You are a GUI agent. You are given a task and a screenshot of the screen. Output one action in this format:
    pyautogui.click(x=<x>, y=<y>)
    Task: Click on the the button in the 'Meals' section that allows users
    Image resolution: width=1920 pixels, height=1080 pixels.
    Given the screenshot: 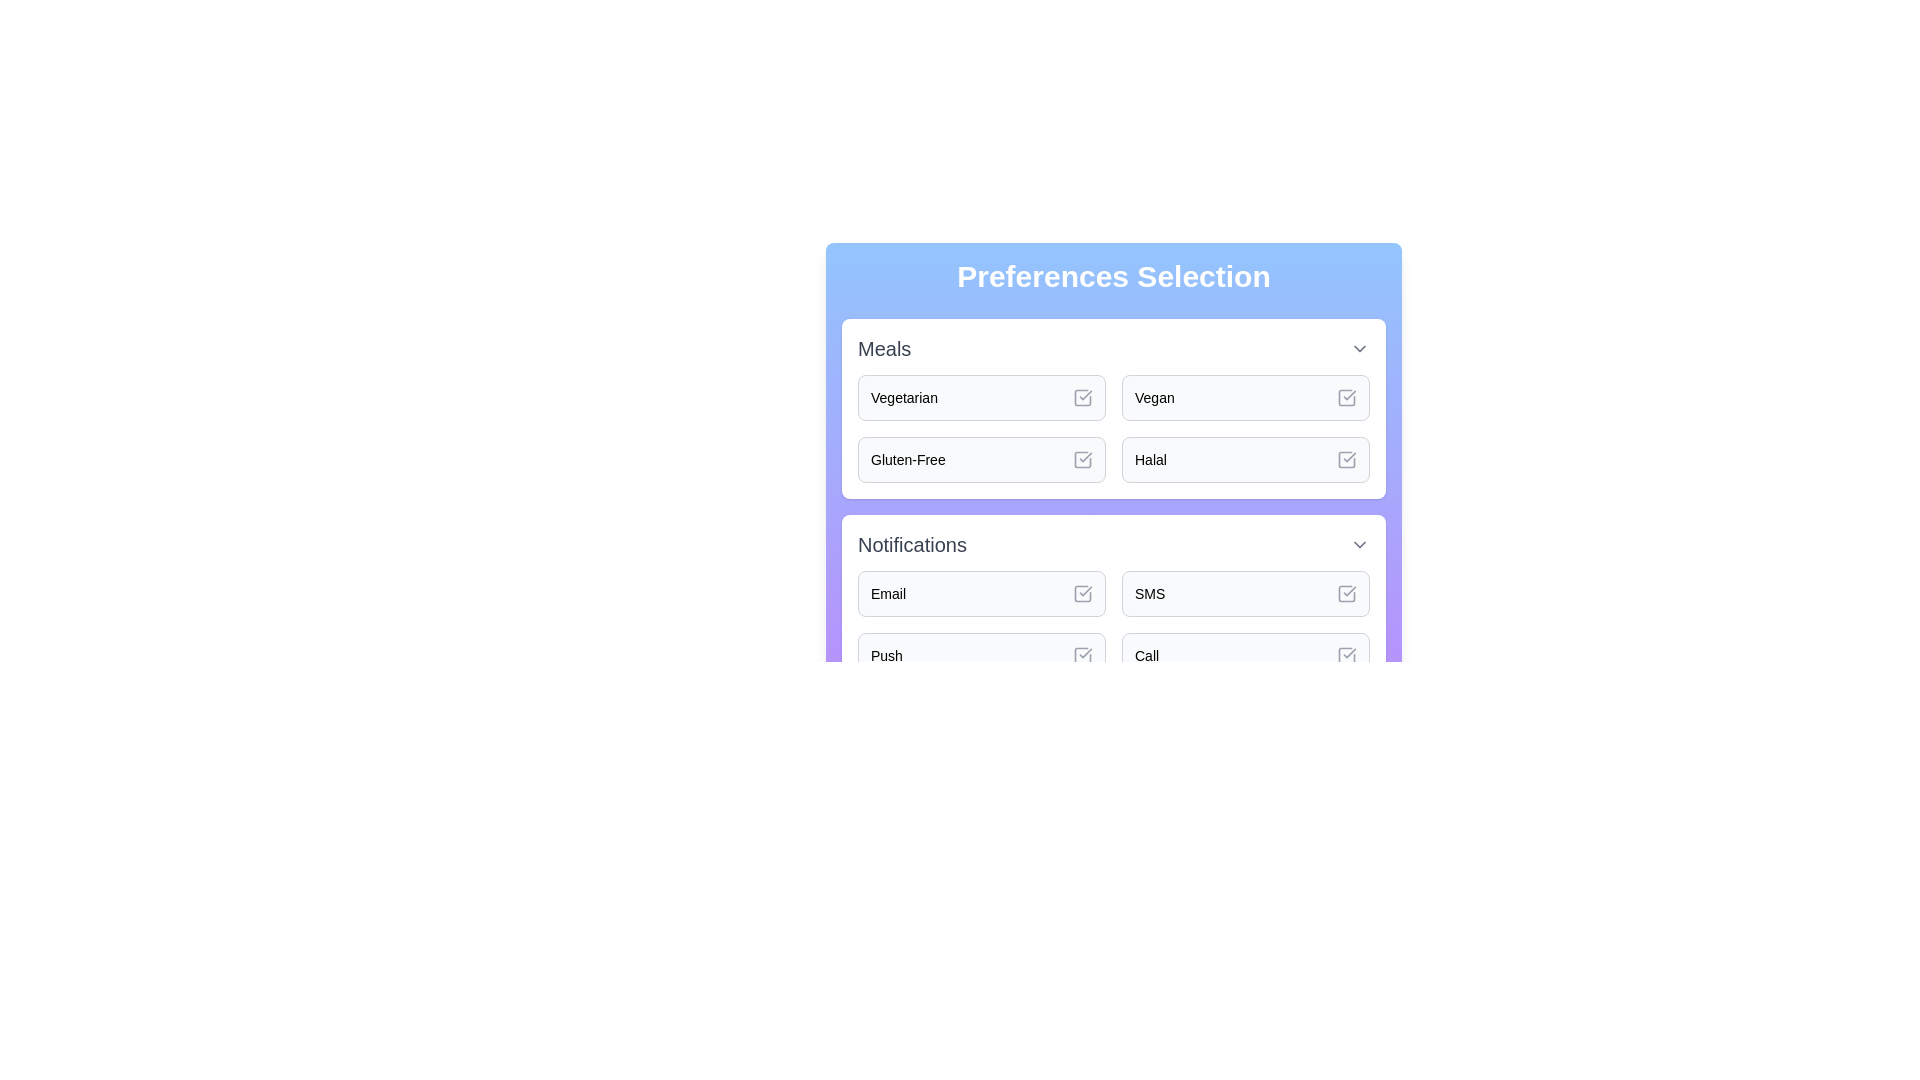 What is the action you would take?
    pyautogui.click(x=1245, y=459)
    